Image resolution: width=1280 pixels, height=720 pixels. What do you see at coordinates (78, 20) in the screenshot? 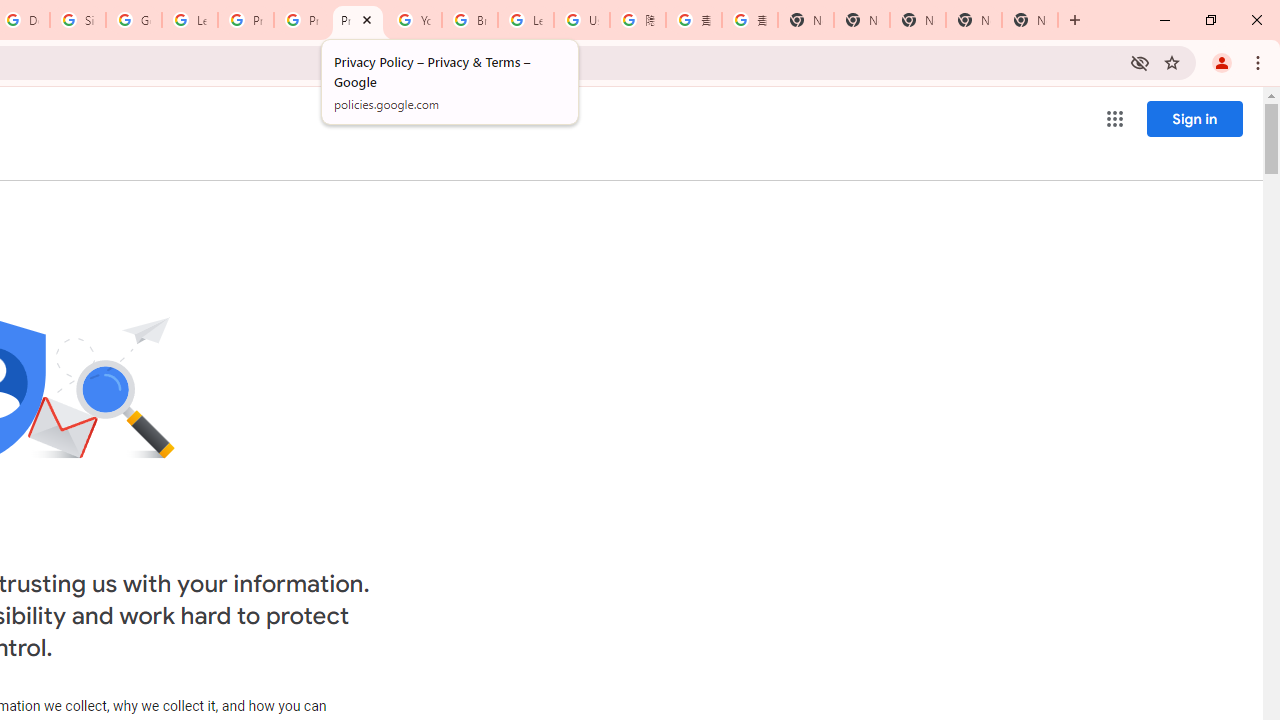
I see `'Sign in - Google Accounts'` at bounding box center [78, 20].